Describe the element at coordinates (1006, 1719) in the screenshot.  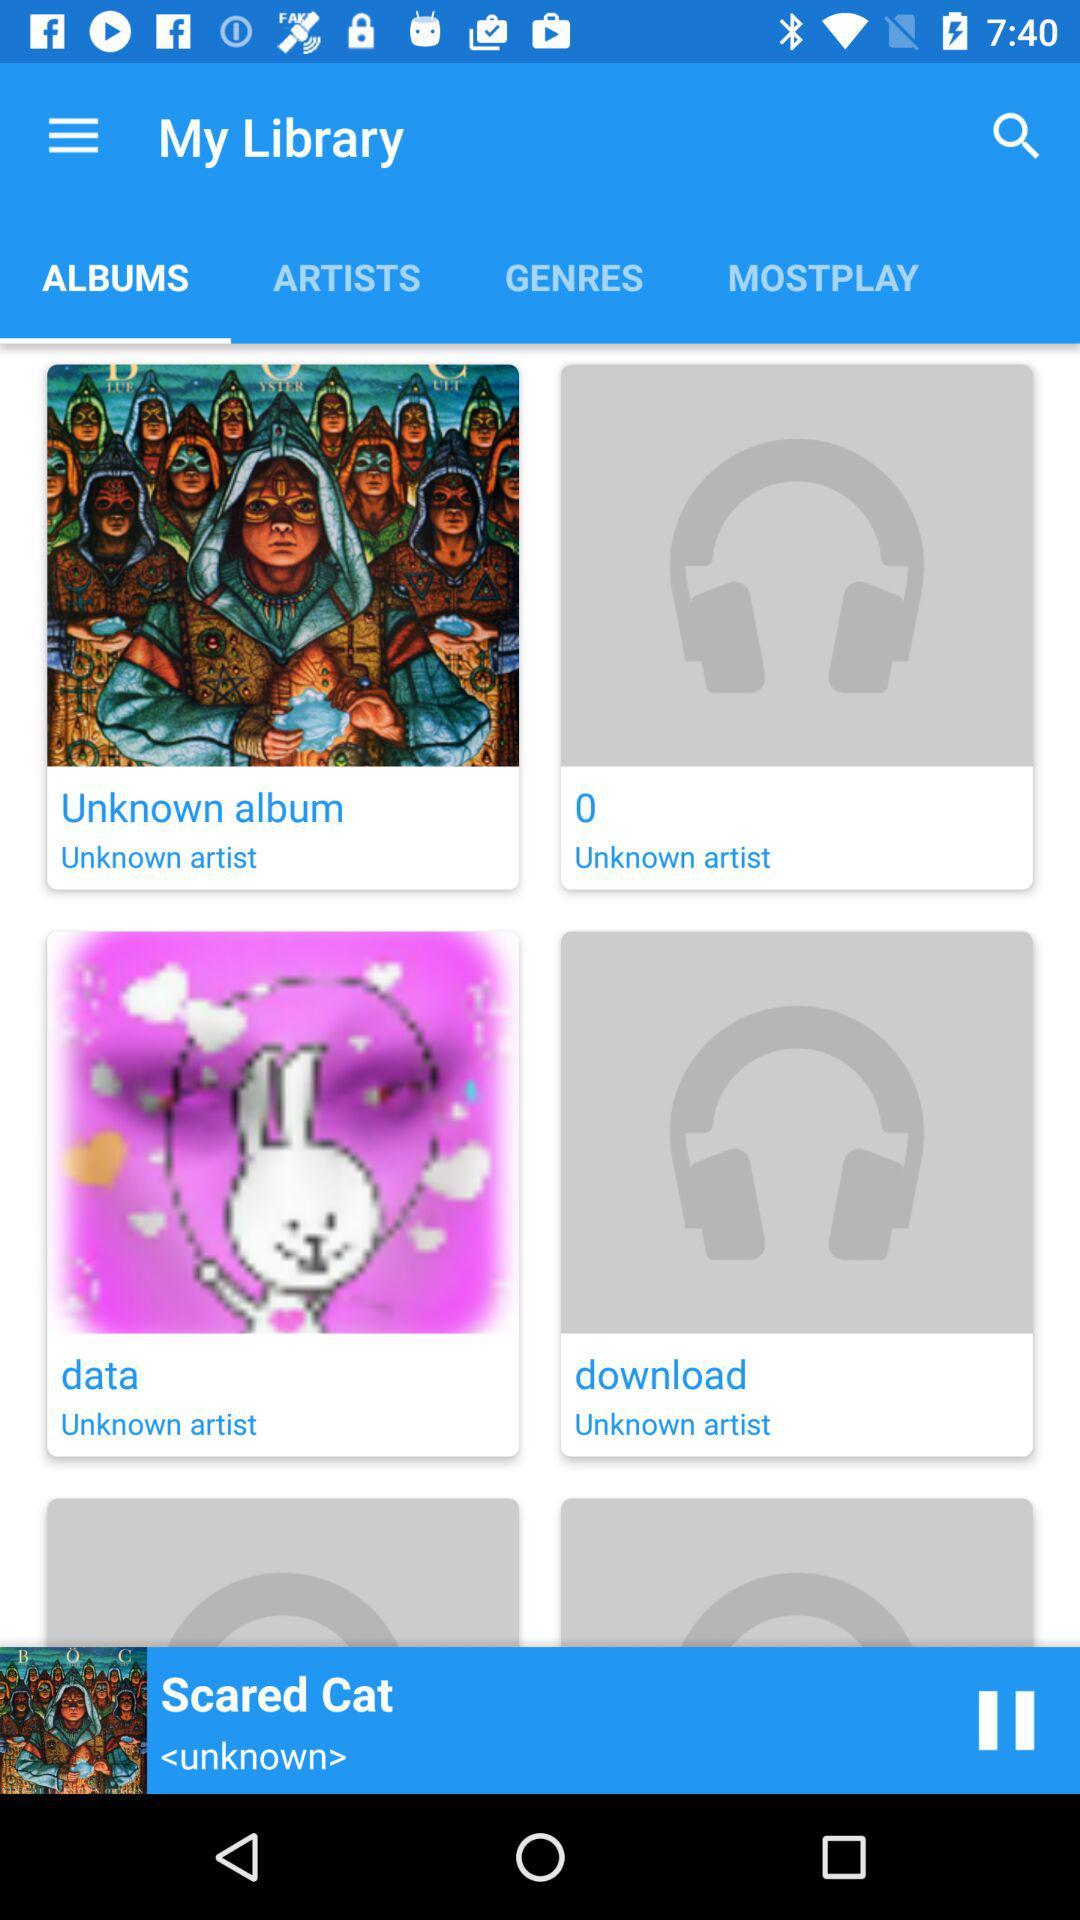
I see `pause the music currently playing` at that location.